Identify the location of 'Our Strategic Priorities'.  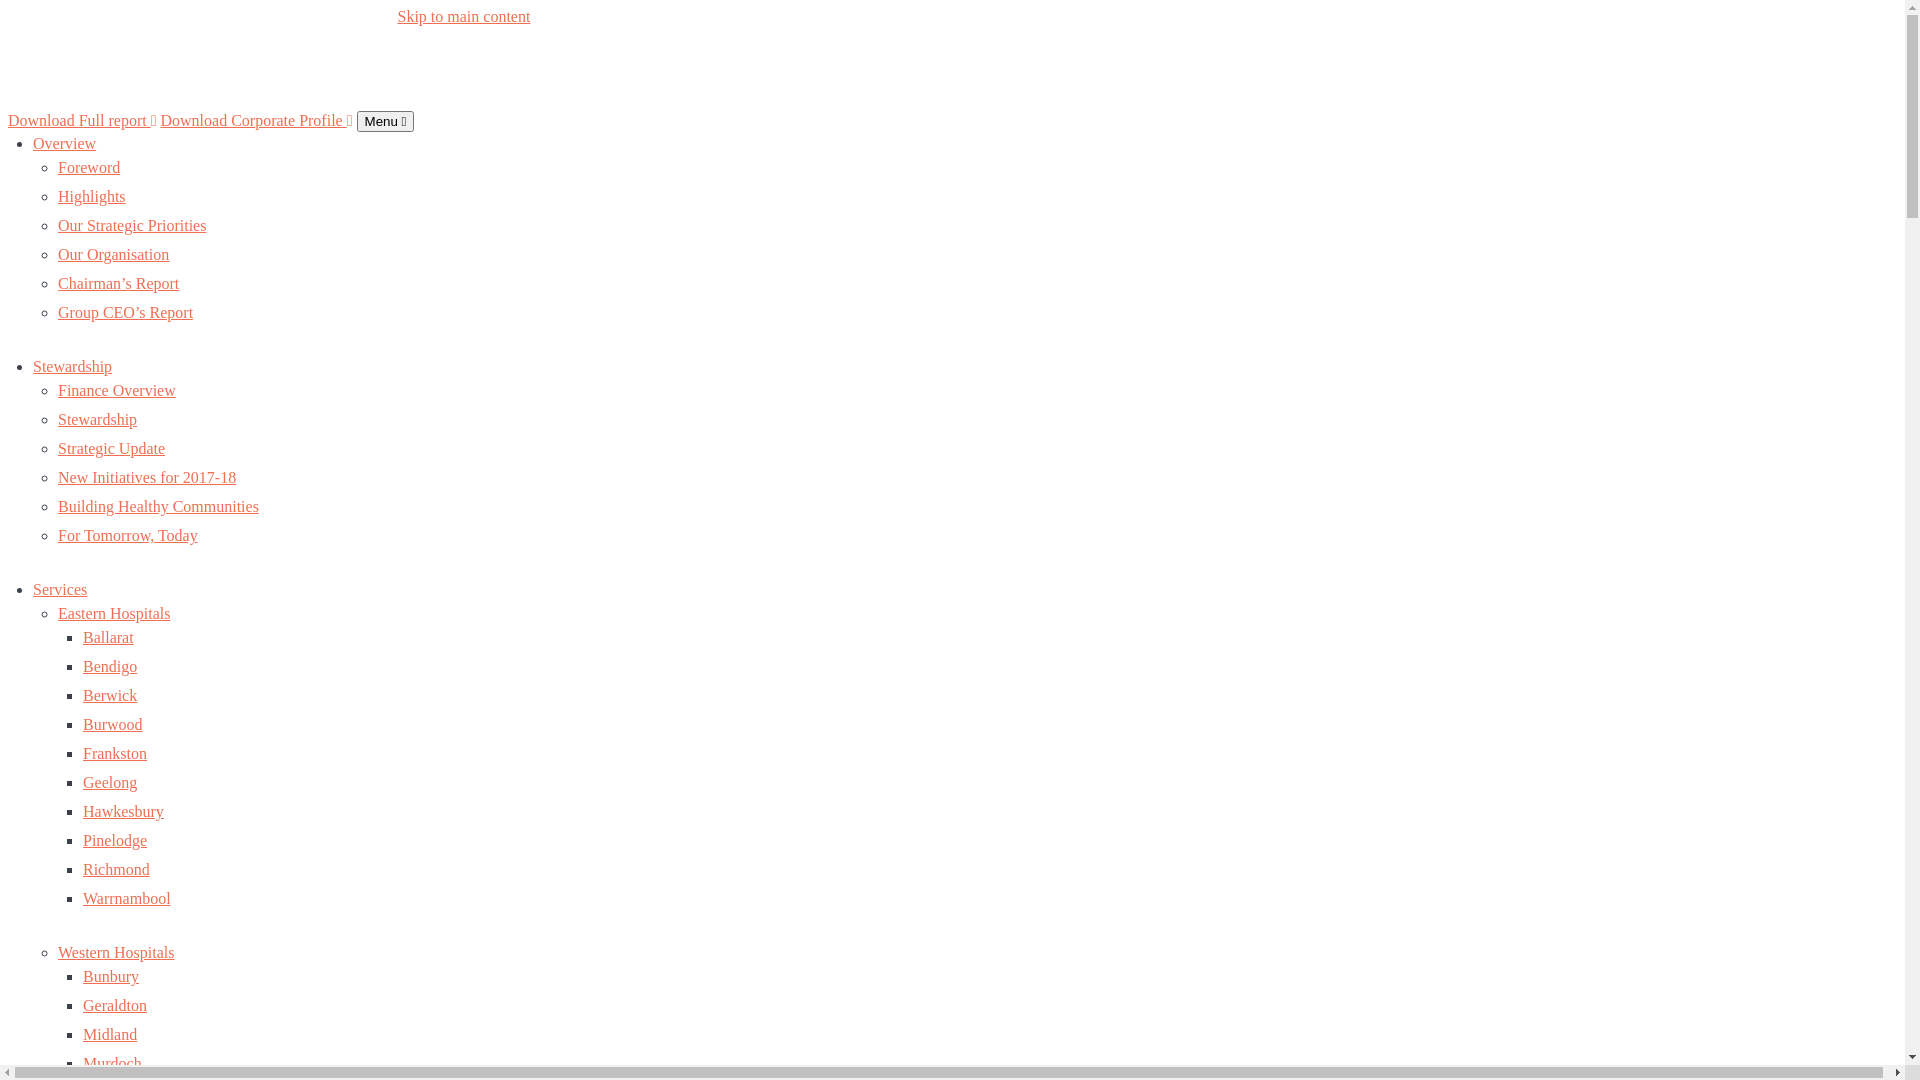
(130, 225).